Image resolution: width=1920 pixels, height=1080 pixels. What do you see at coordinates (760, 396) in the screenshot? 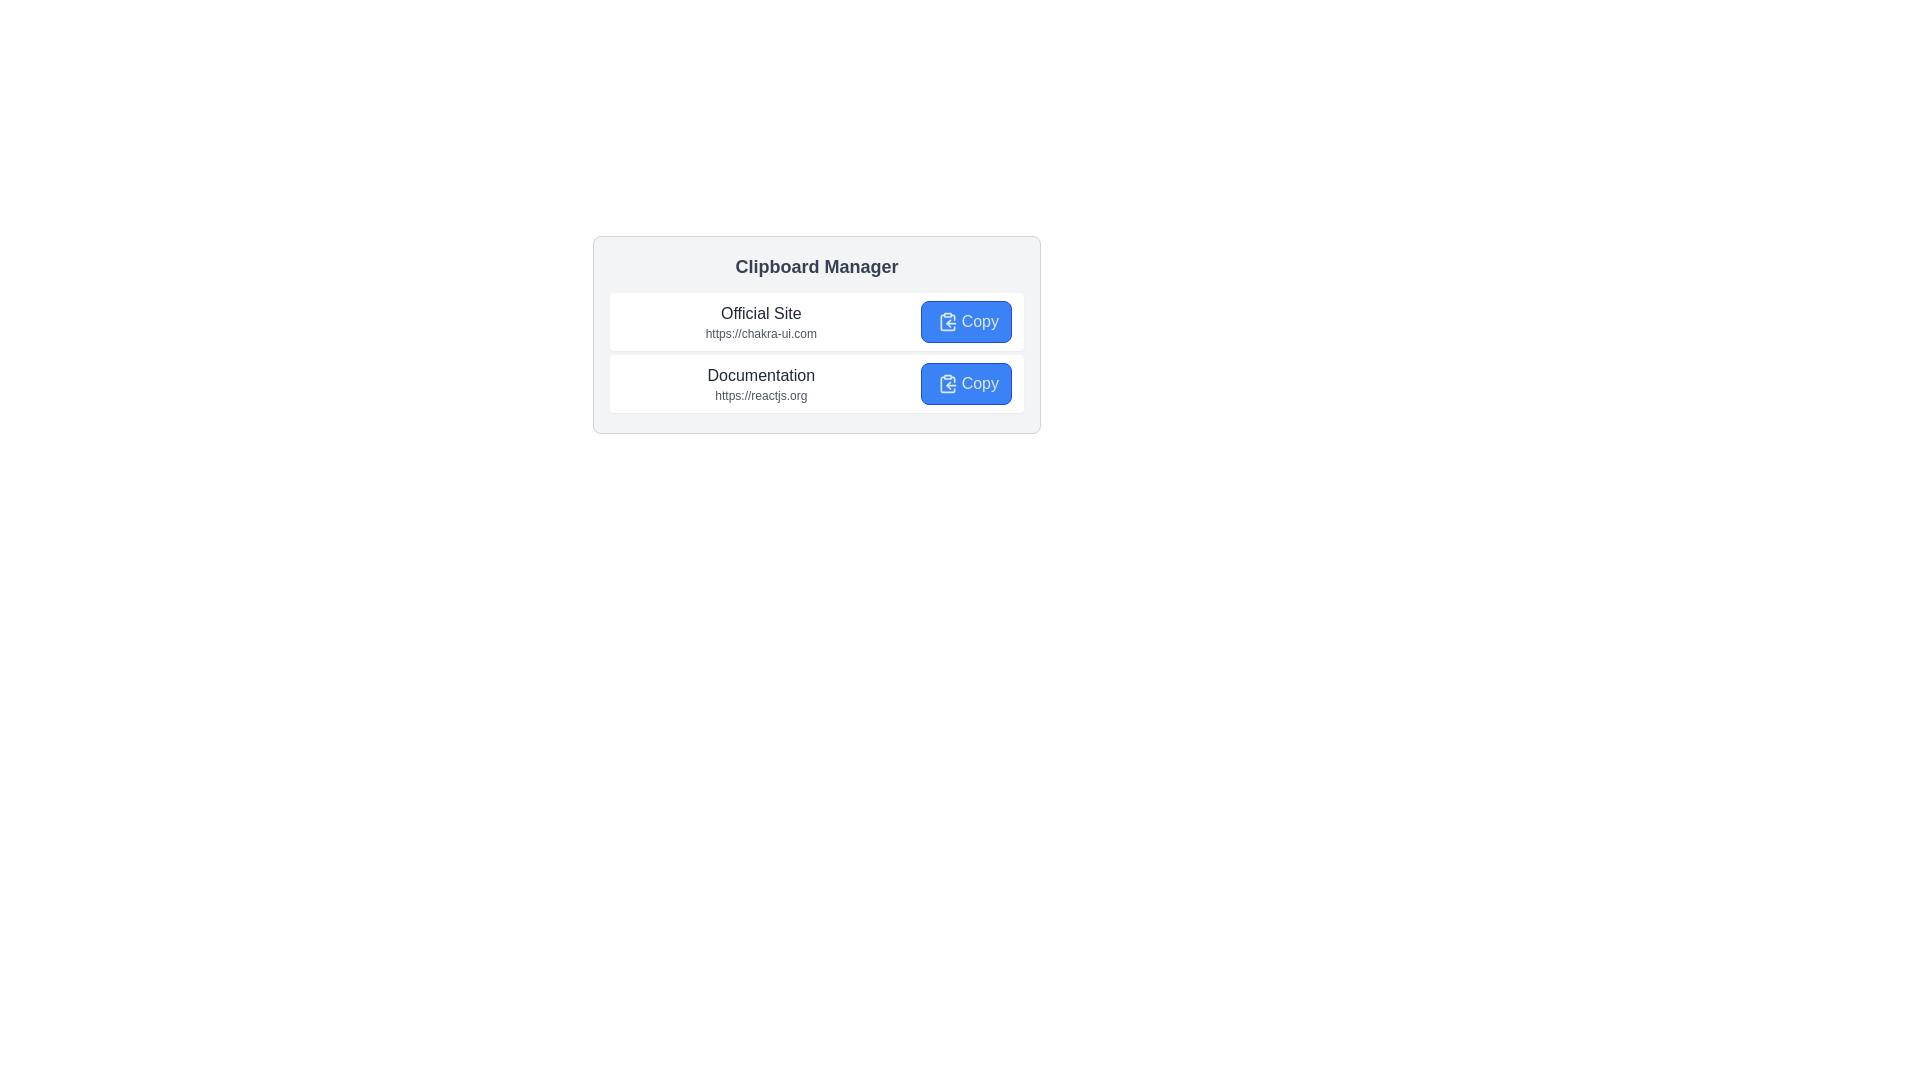
I see `the informational text label displaying the URL 'https://reactjs.org', which is located below the 'Documentation' label in the 'Clipboard Manager' section` at bounding box center [760, 396].